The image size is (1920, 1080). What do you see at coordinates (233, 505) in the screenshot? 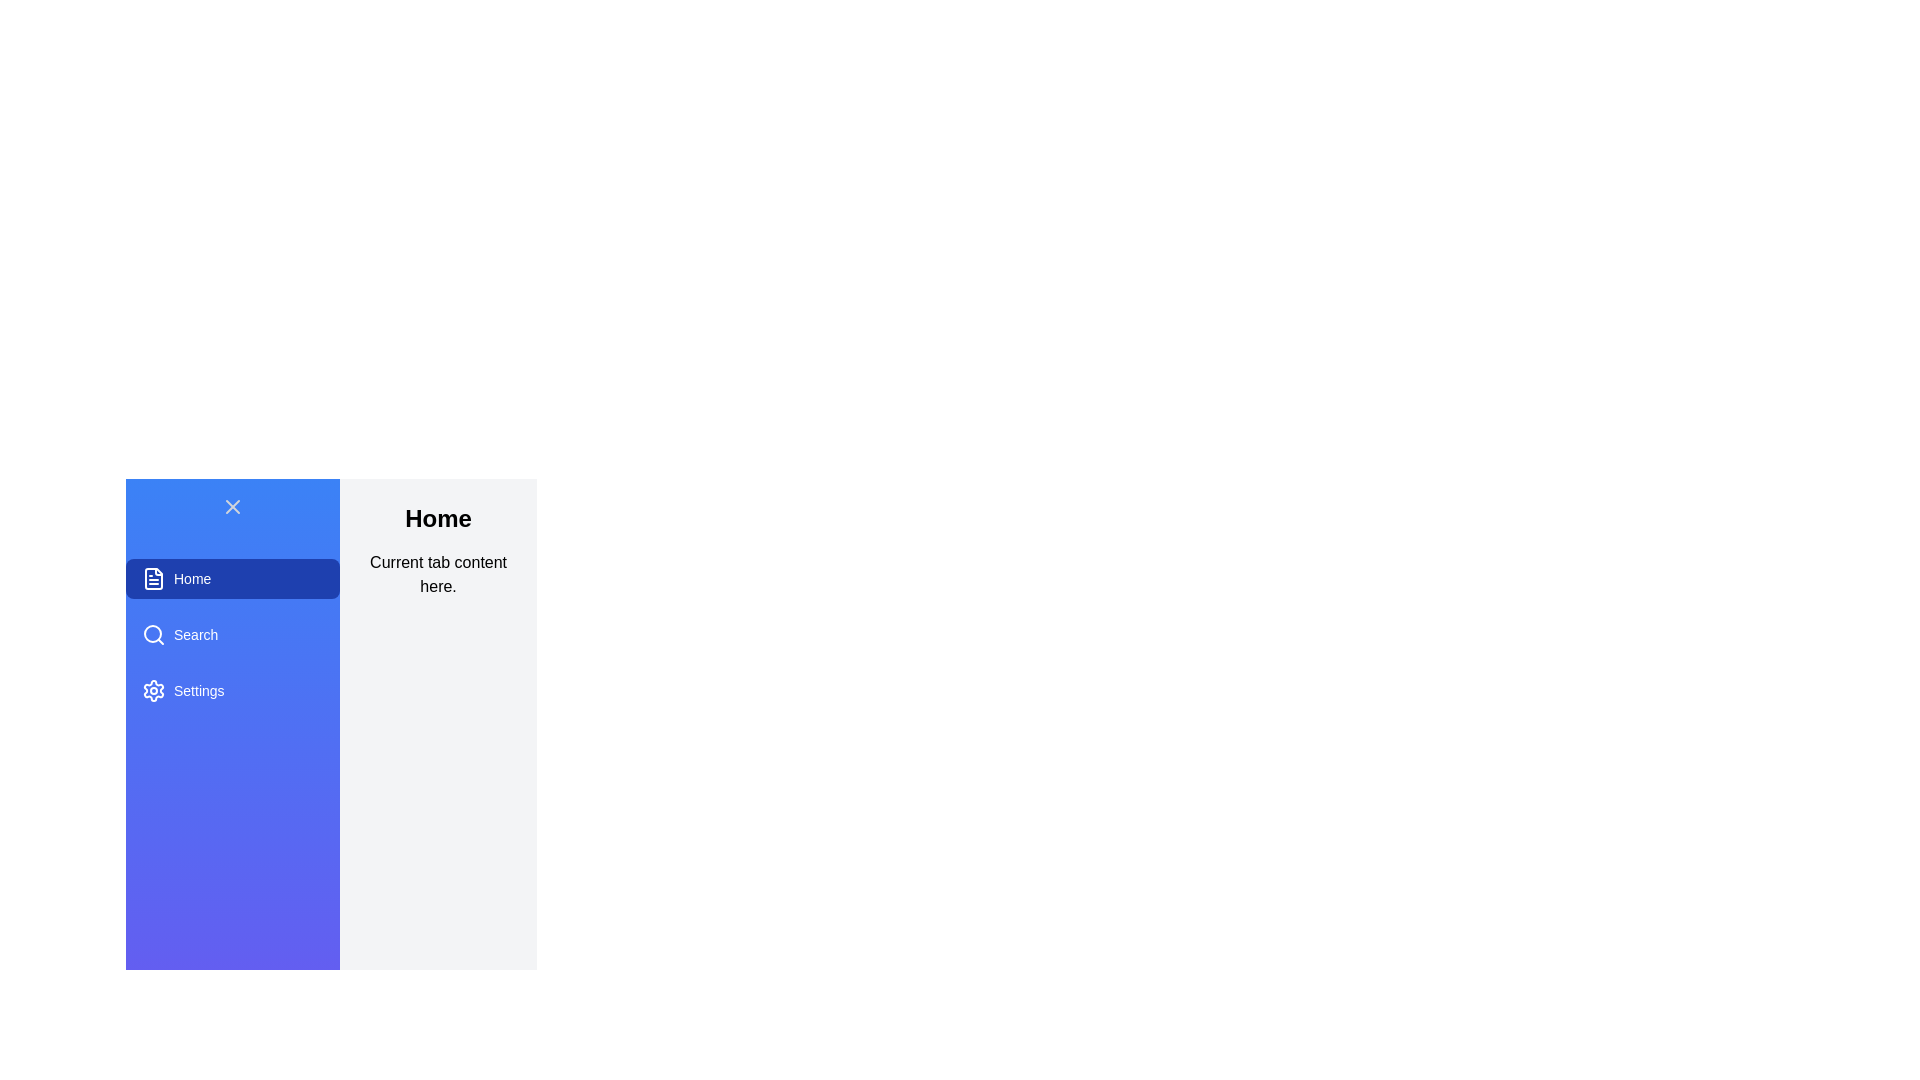
I see `the toggle button to toggle the drawer open or closed` at bounding box center [233, 505].